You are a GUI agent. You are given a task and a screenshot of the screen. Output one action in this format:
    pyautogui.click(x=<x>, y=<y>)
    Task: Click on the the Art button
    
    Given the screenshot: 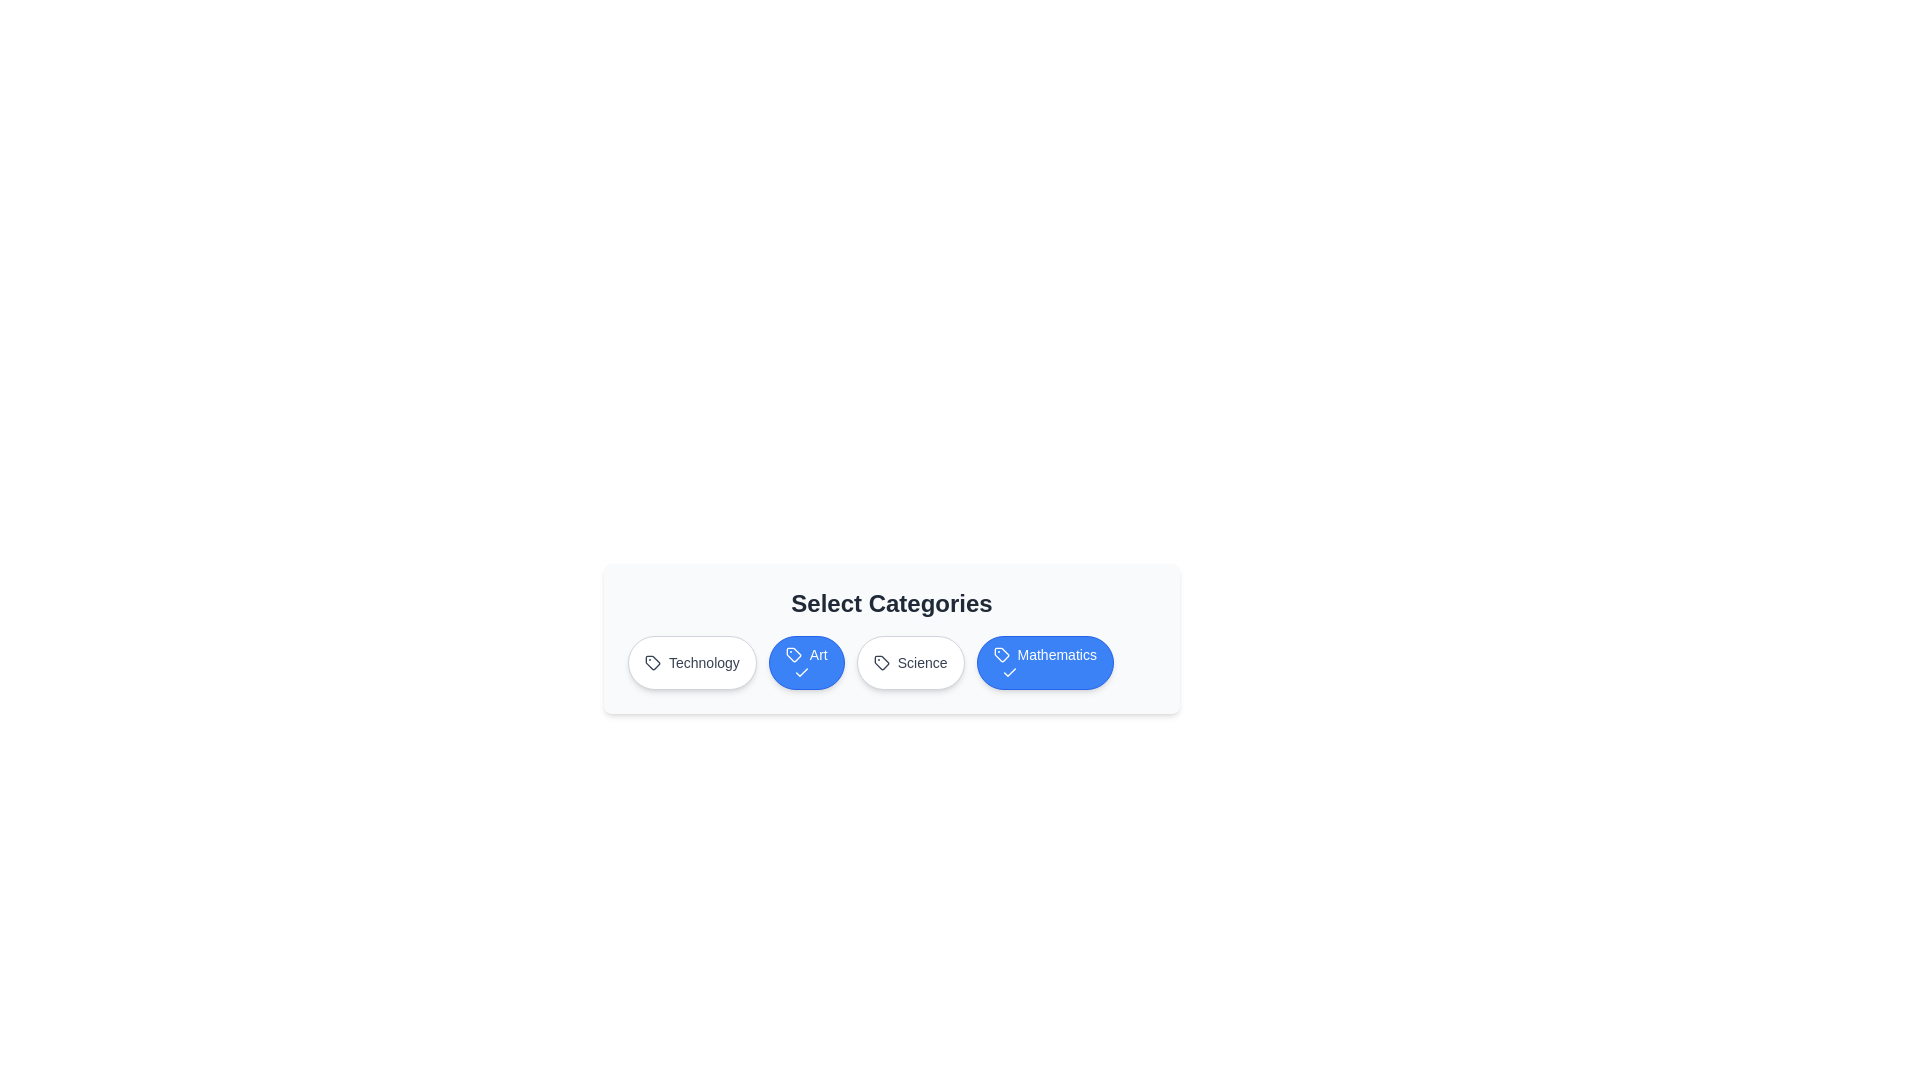 What is the action you would take?
    pyautogui.click(x=806, y=663)
    